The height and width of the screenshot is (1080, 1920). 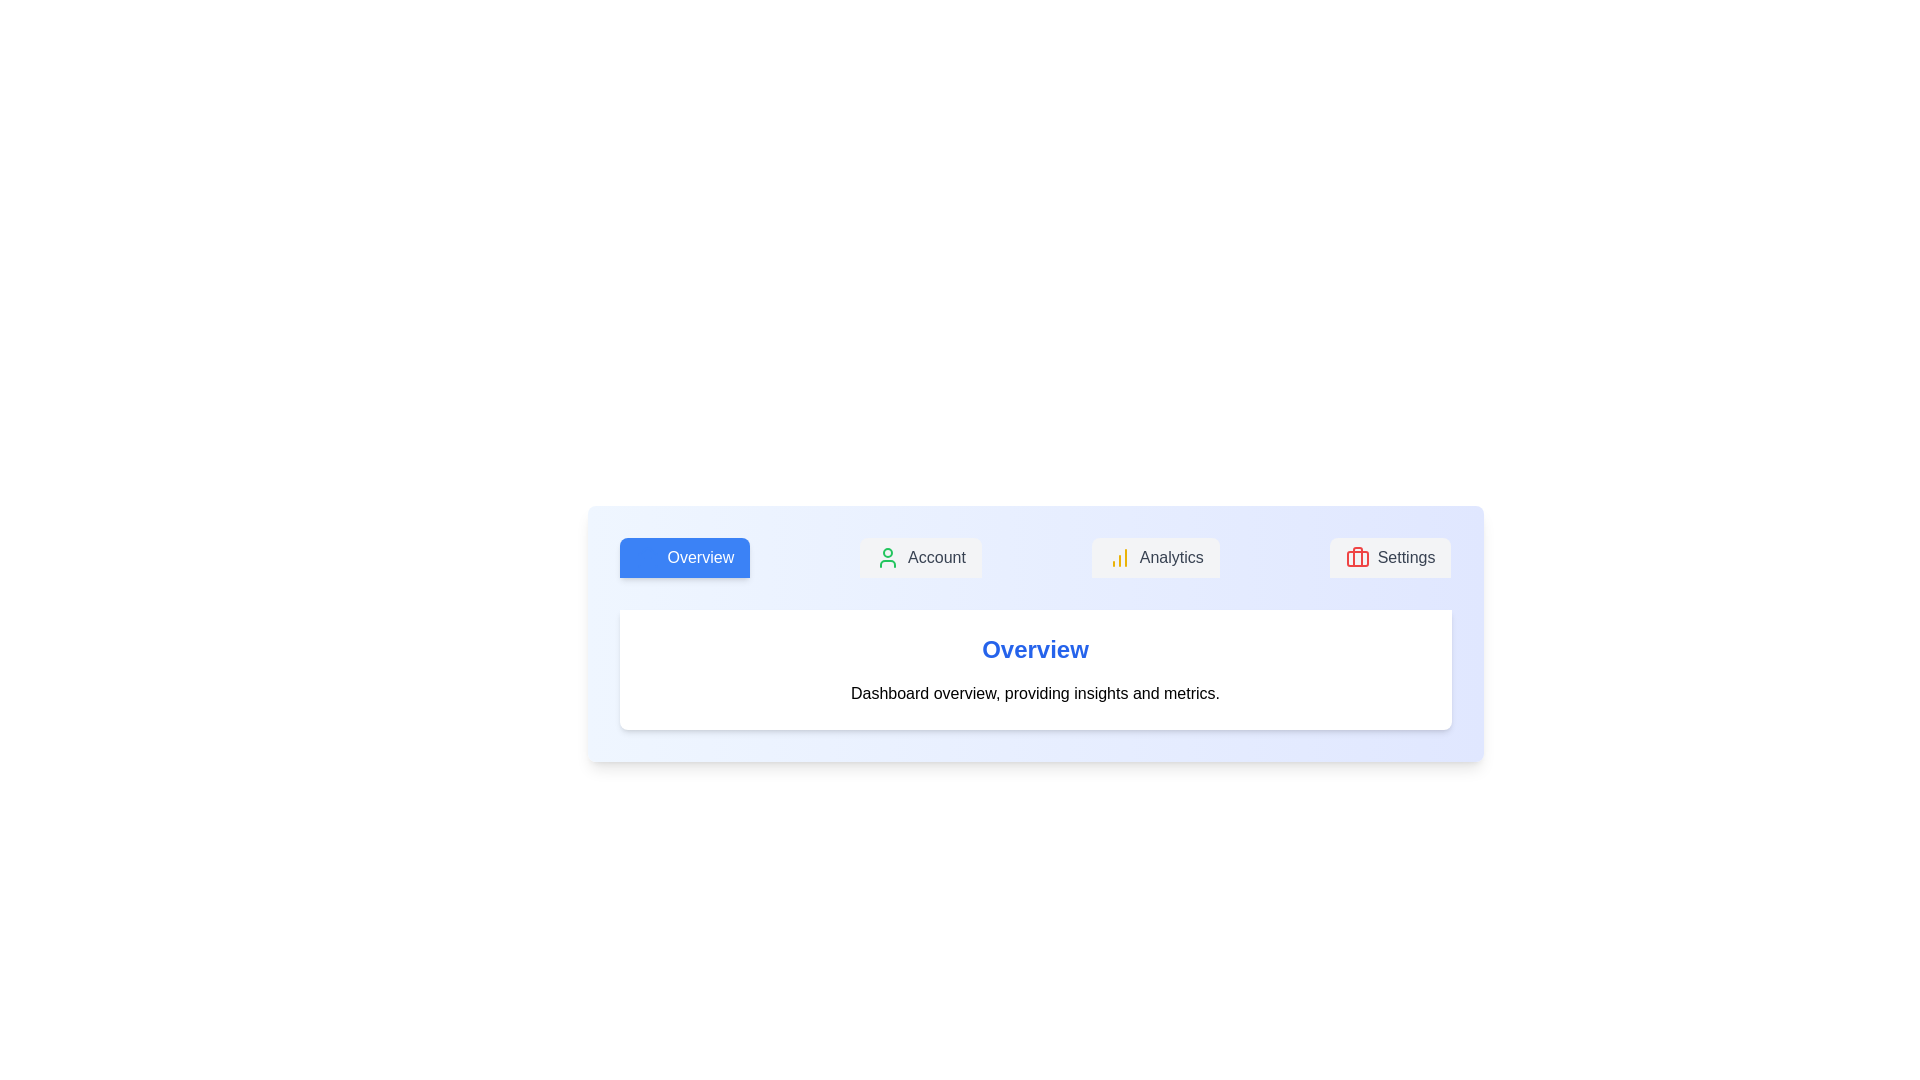 What do you see at coordinates (920, 558) in the screenshot?
I see `the tab labeled Account to observe its hover effect` at bounding box center [920, 558].